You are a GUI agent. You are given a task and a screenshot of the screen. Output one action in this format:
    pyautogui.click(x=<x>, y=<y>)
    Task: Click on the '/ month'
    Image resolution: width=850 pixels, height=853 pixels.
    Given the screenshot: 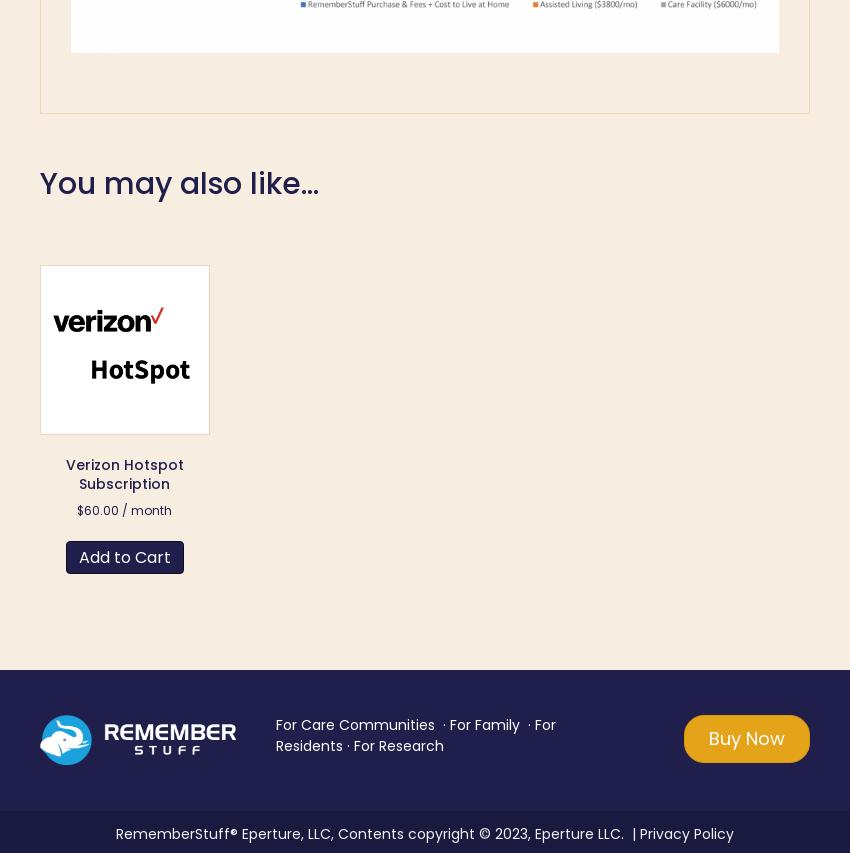 What is the action you would take?
    pyautogui.click(x=120, y=509)
    